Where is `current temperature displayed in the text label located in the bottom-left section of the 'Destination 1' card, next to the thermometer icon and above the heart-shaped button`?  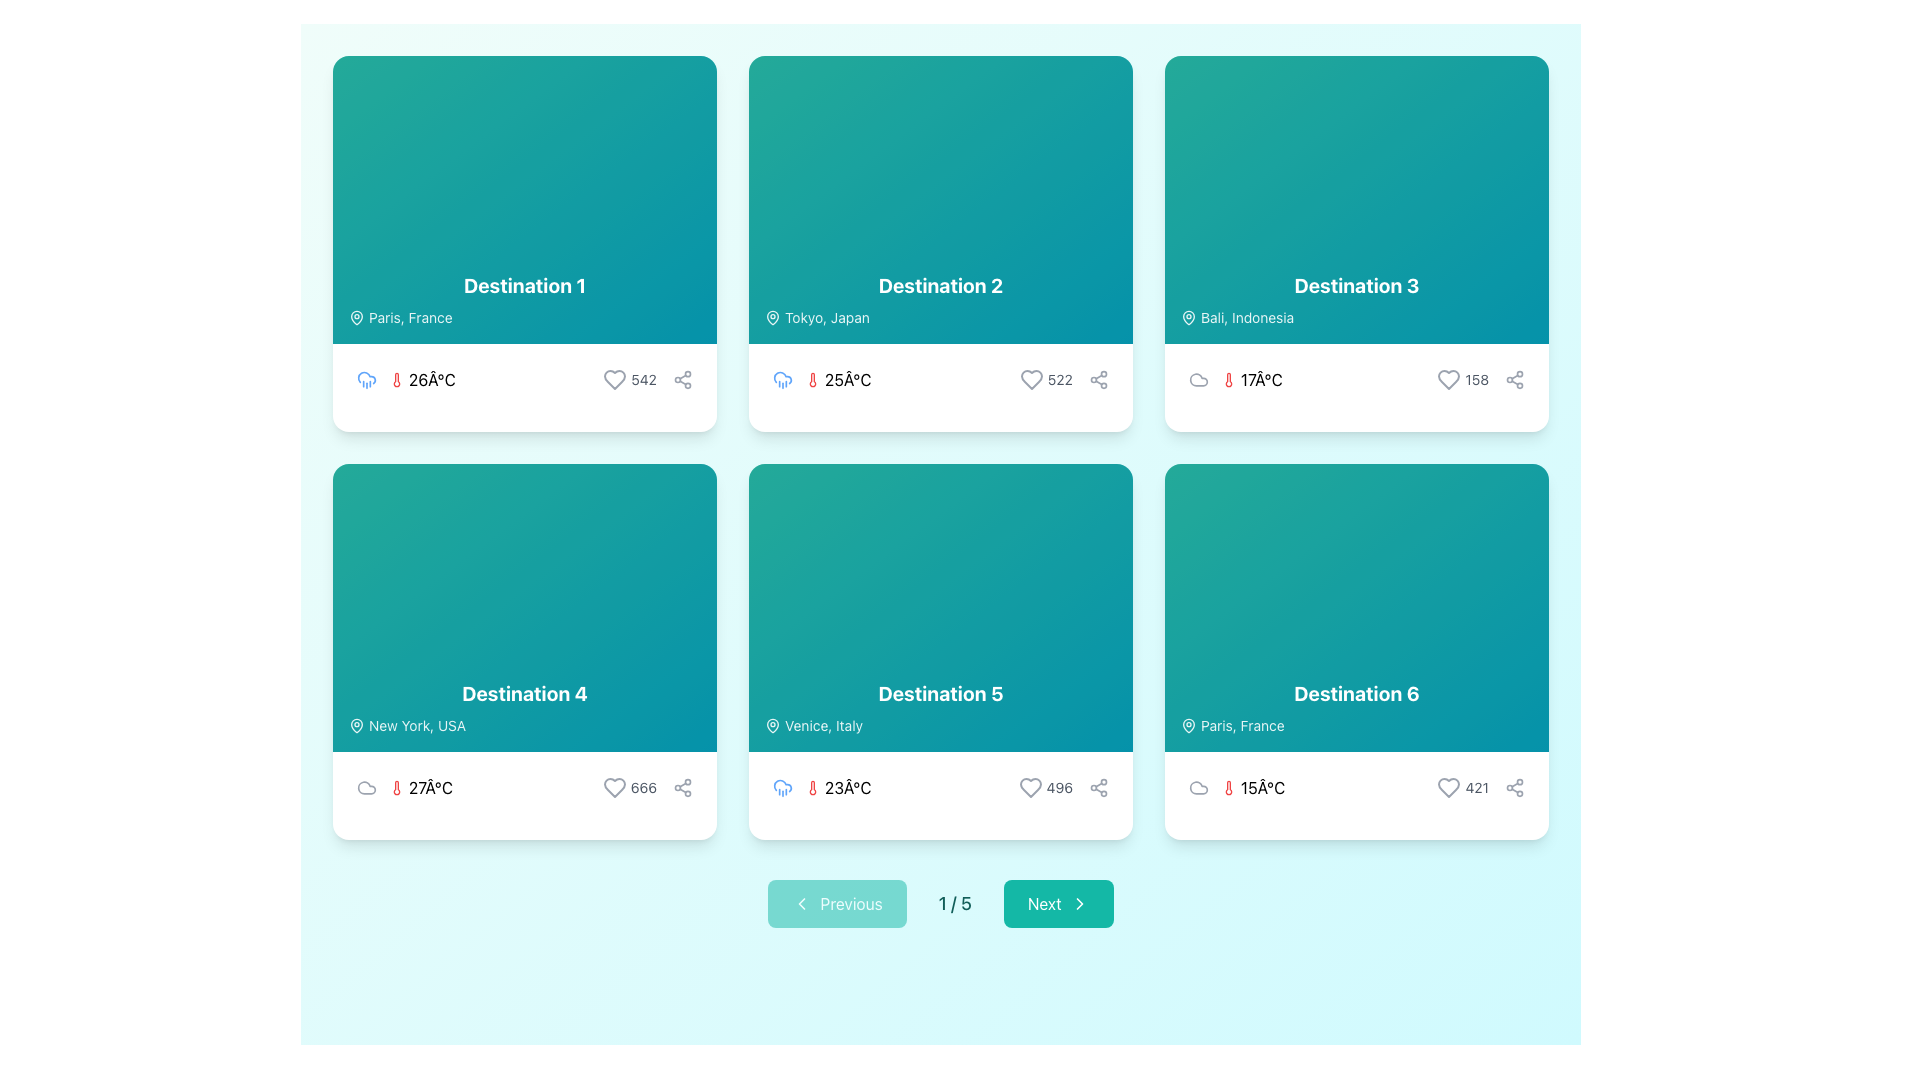 current temperature displayed in the text label located in the bottom-left section of the 'Destination 1' card, next to the thermometer icon and above the heart-shaped button is located at coordinates (431, 380).